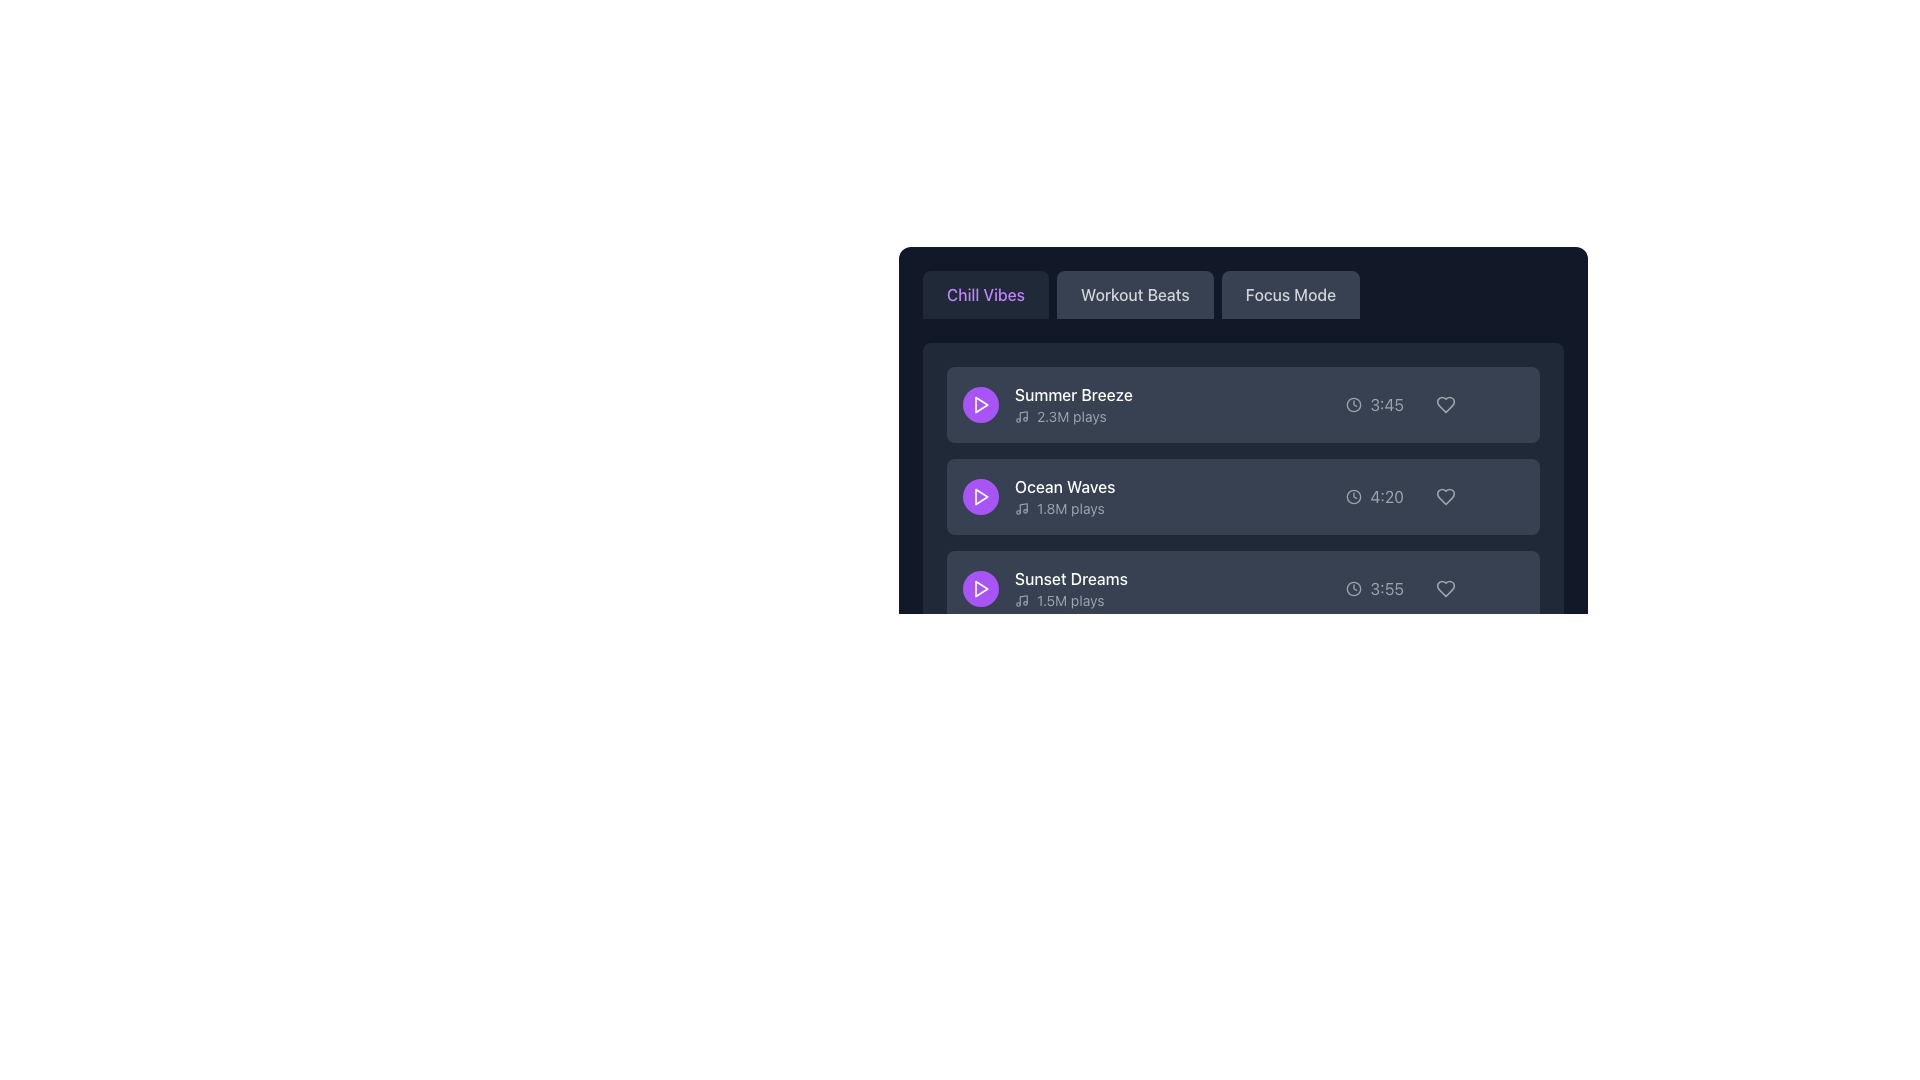 The height and width of the screenshot is (1080, 1920). I want to click on the composite text element displaying '4:20' with a clock icon, located in the second row of the vertical list of items for the 'Ocean Waves' entry, so click(1374, 496).